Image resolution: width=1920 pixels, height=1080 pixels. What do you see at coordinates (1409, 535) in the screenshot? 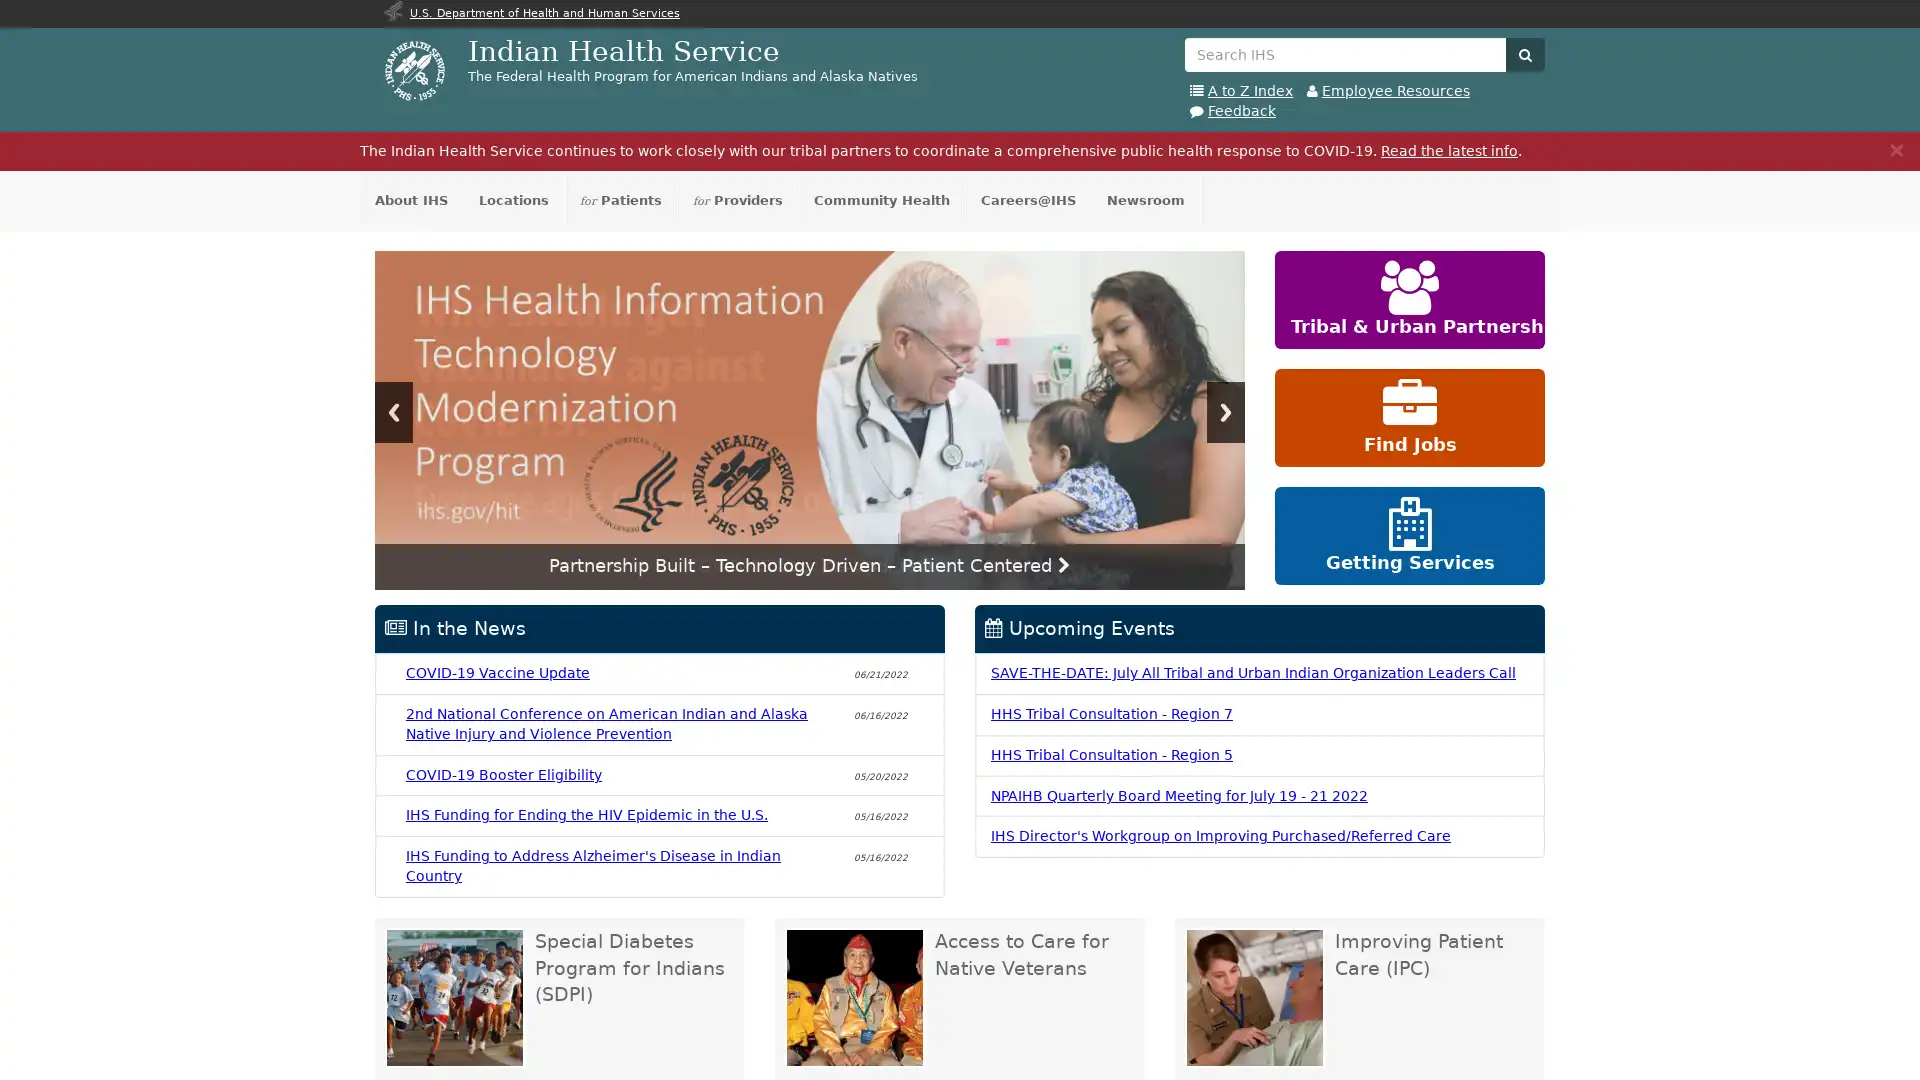
I see `Getting Services` at bounding box center [1409, 535].